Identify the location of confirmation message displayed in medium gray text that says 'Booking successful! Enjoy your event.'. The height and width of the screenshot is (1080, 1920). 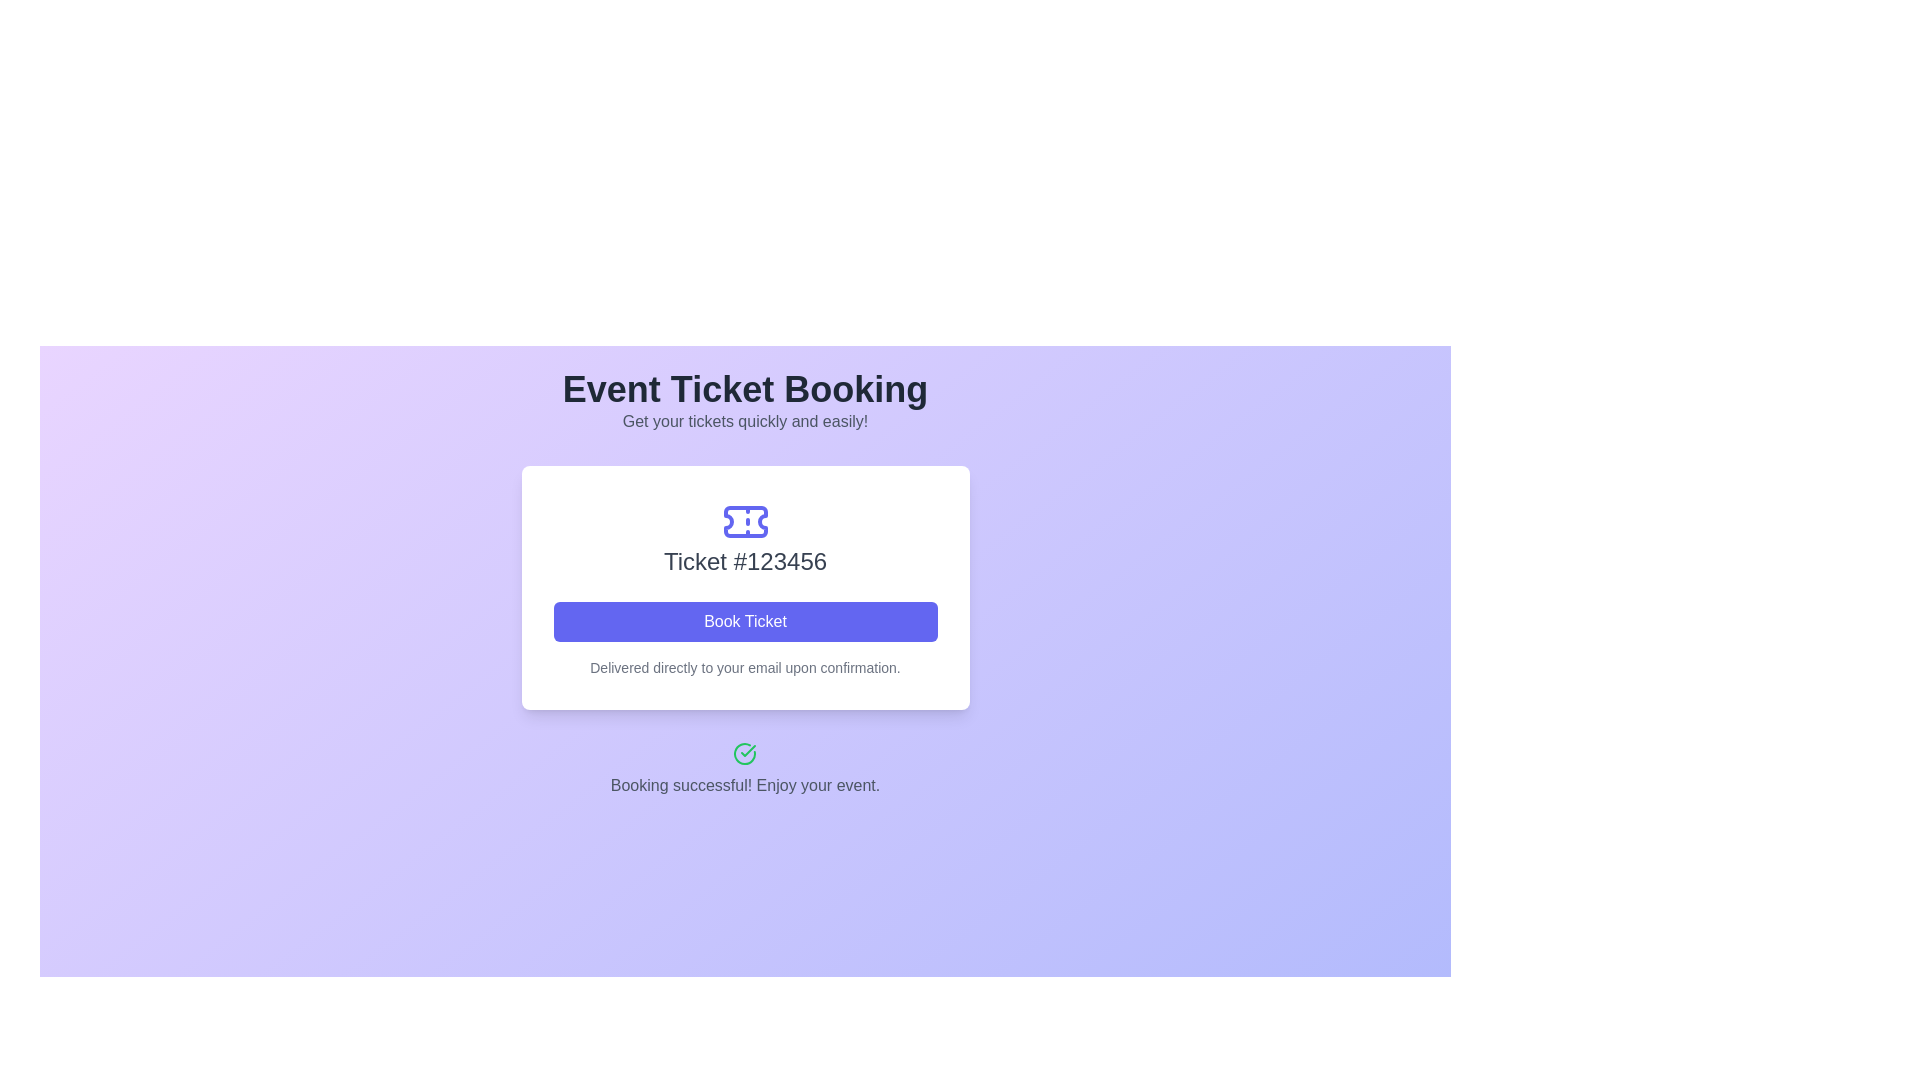
(744, 785).